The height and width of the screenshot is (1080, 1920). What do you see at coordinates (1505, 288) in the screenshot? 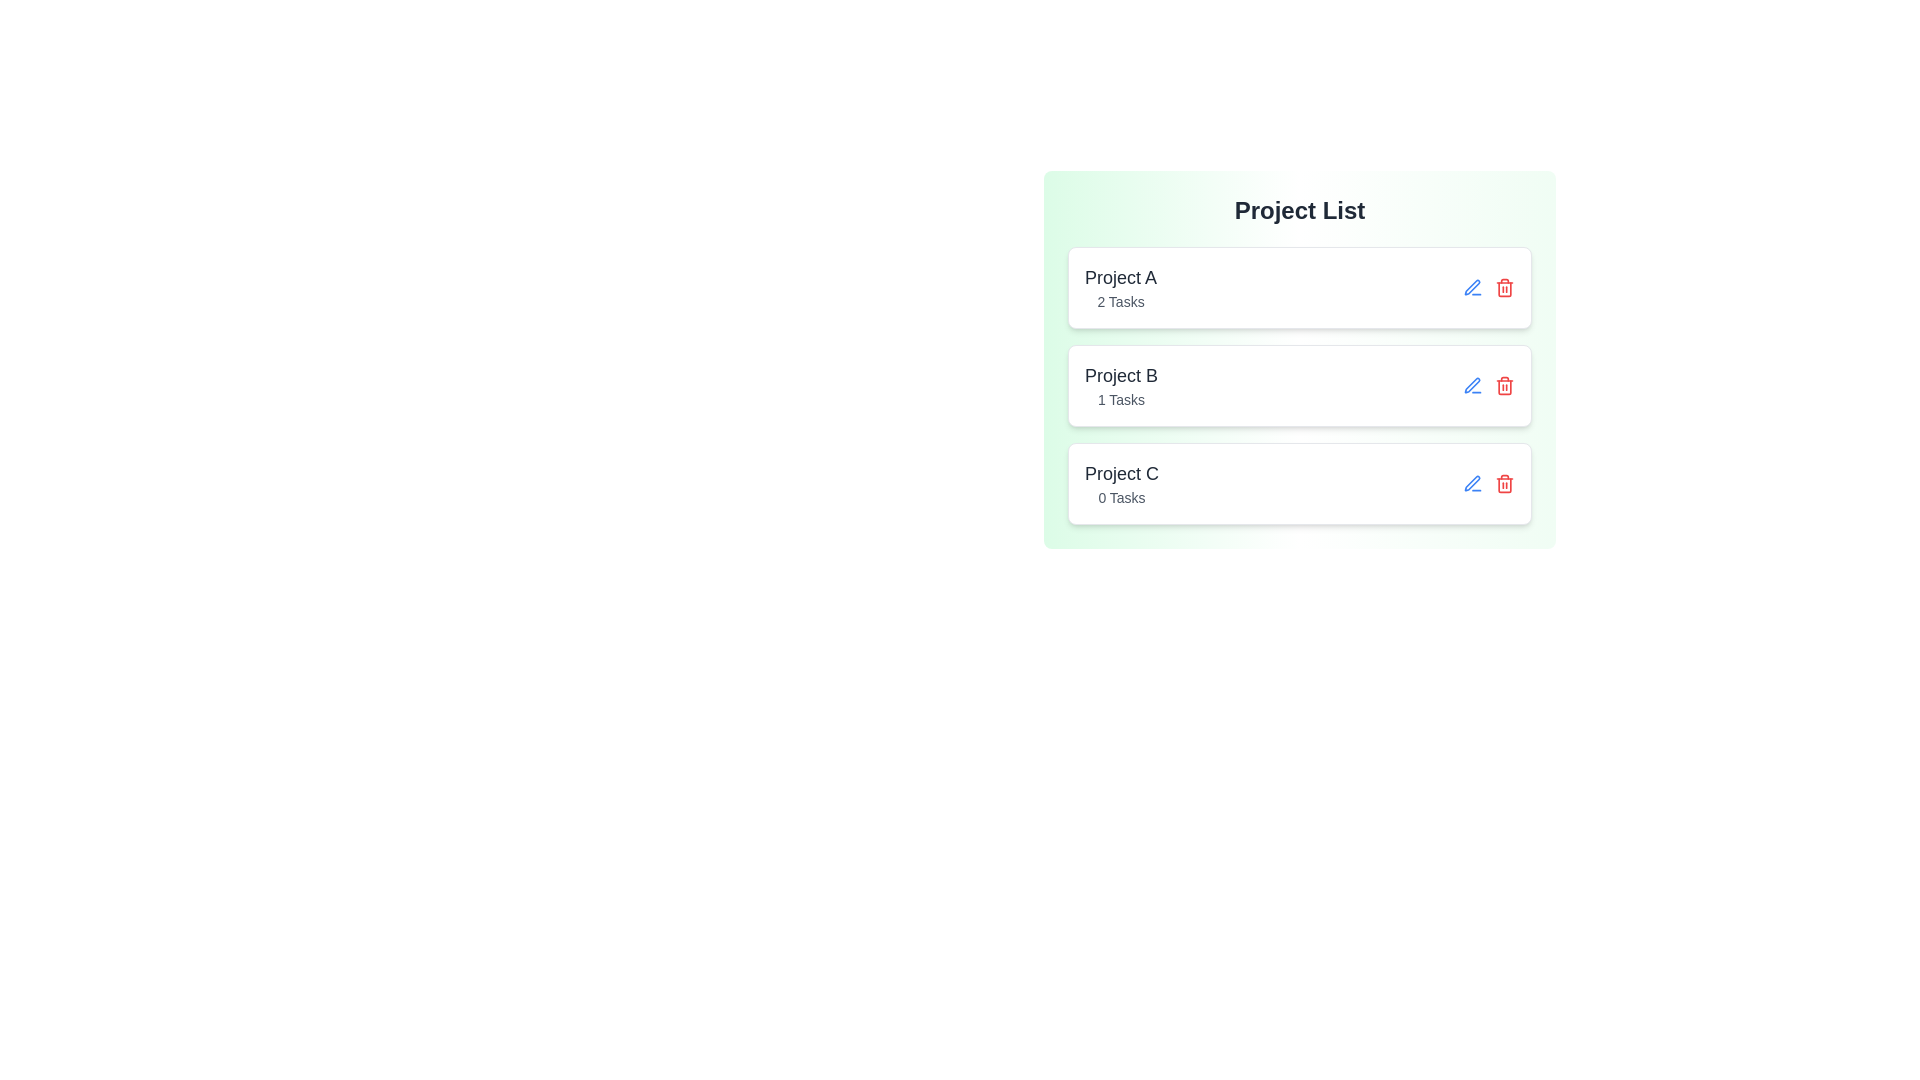
I see `the trash icon to delete the project corresponding to Project A` at bounding box center [1505, 288].